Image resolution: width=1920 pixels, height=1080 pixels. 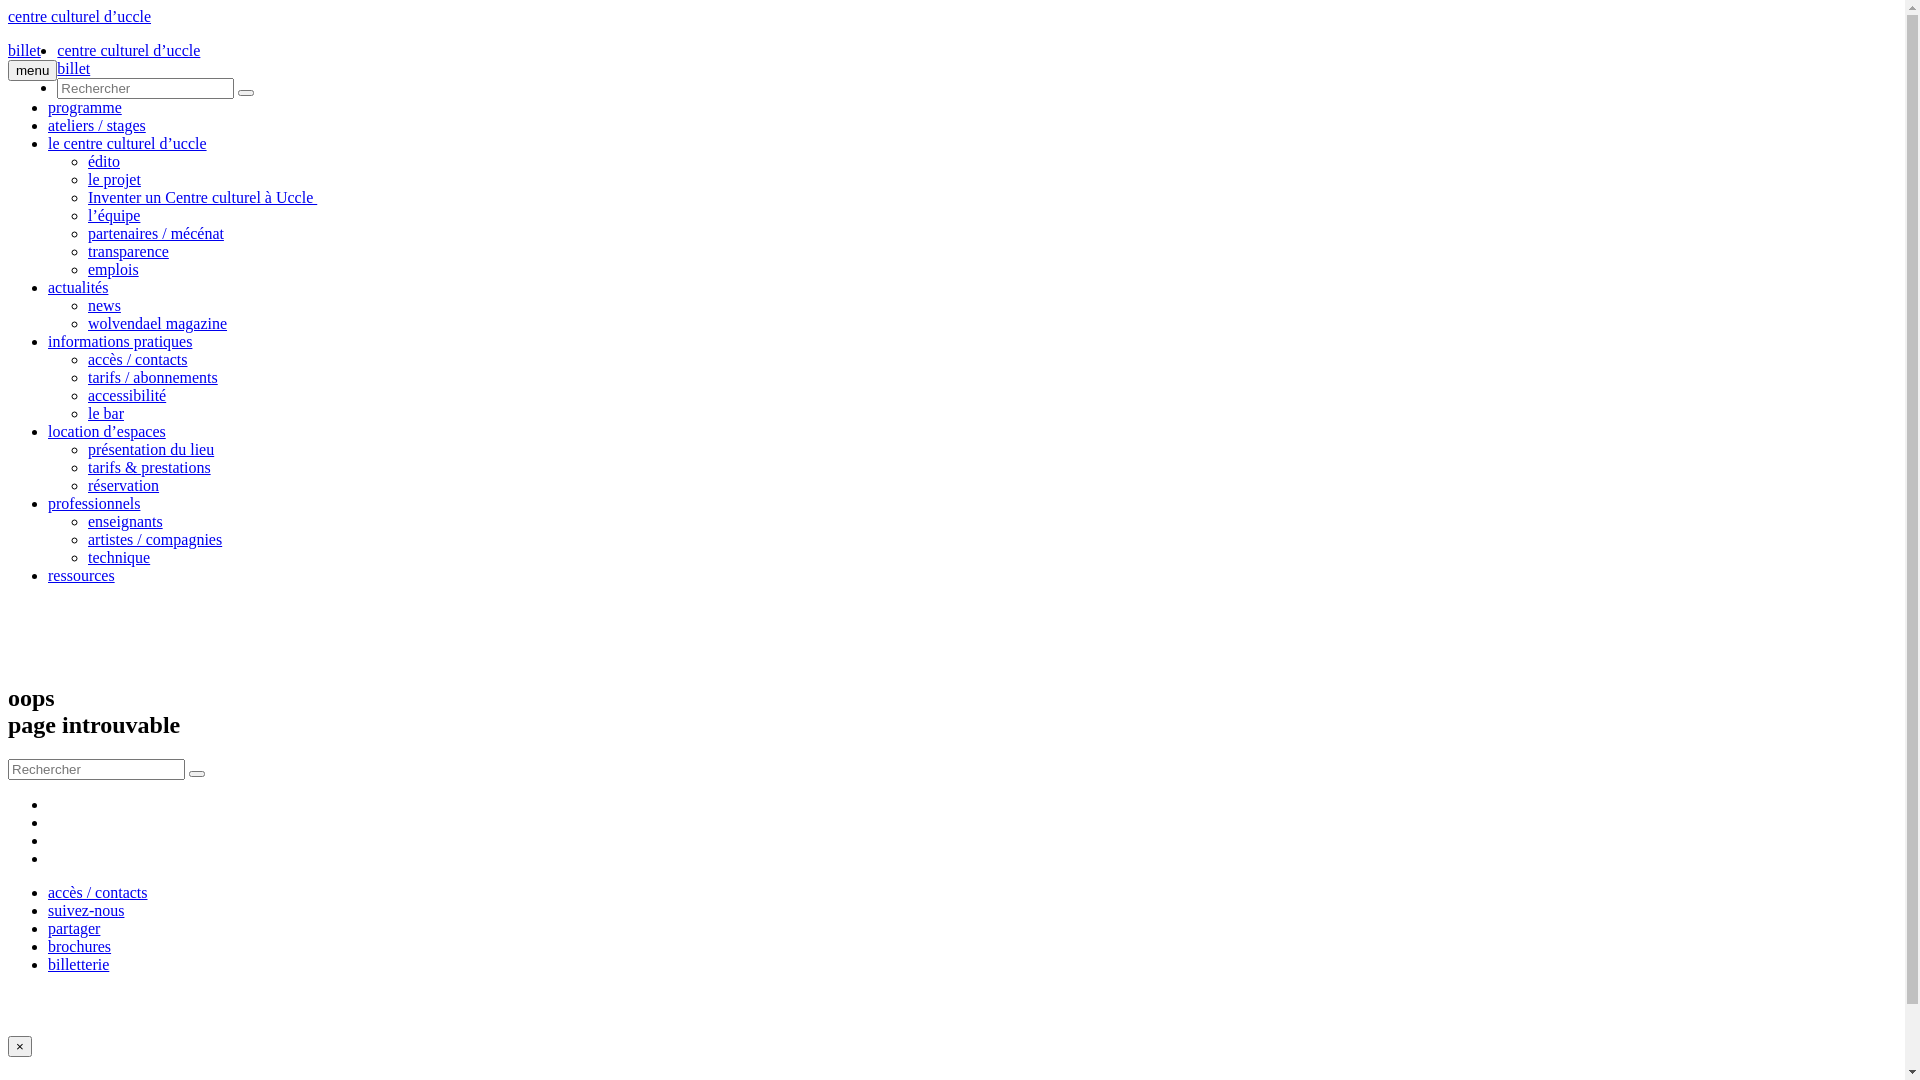 What do you see at coordinates (95, 125) in the screenshot?
I see `'ateliers / stages'` at bounding box center [95, 125].